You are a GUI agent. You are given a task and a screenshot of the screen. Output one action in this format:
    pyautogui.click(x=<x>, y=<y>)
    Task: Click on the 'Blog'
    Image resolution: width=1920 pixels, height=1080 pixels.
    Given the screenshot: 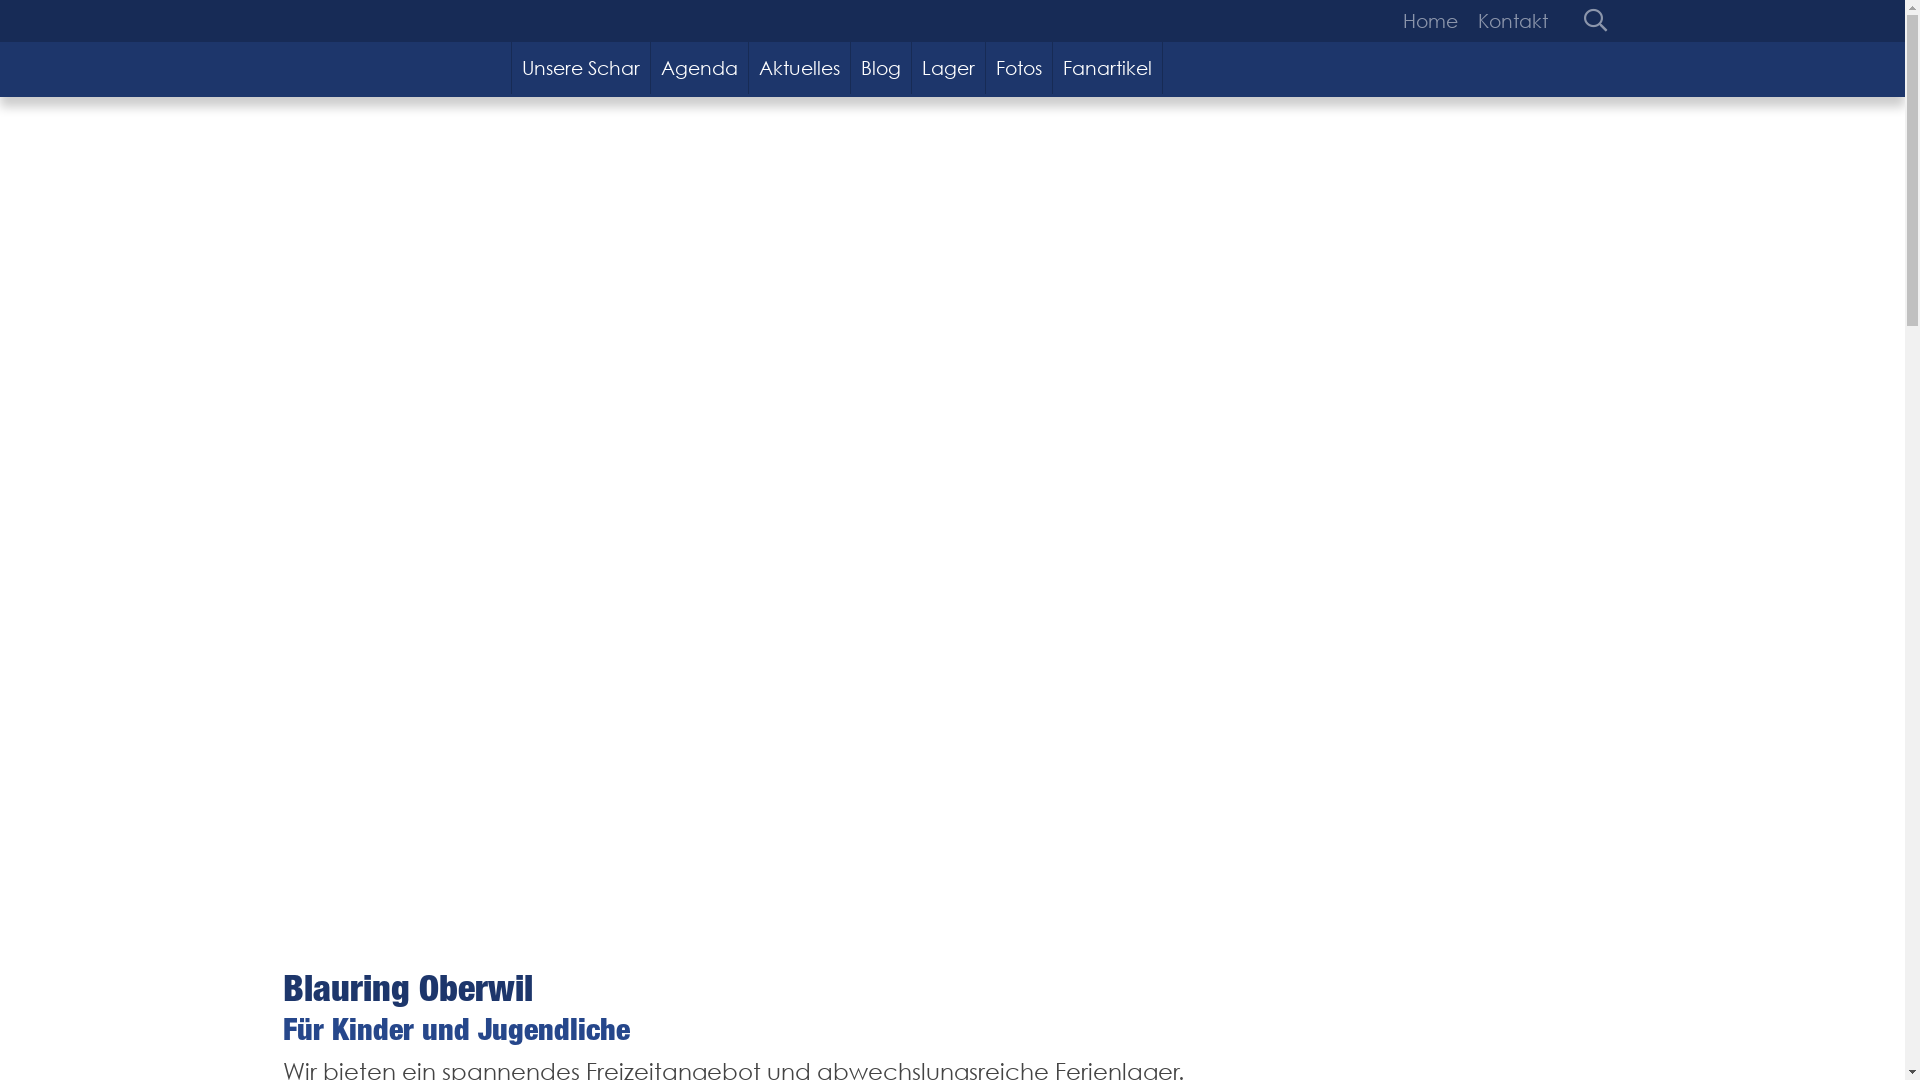 What is the action you would take?
    pyautogui.click(x=850, y=67)
    